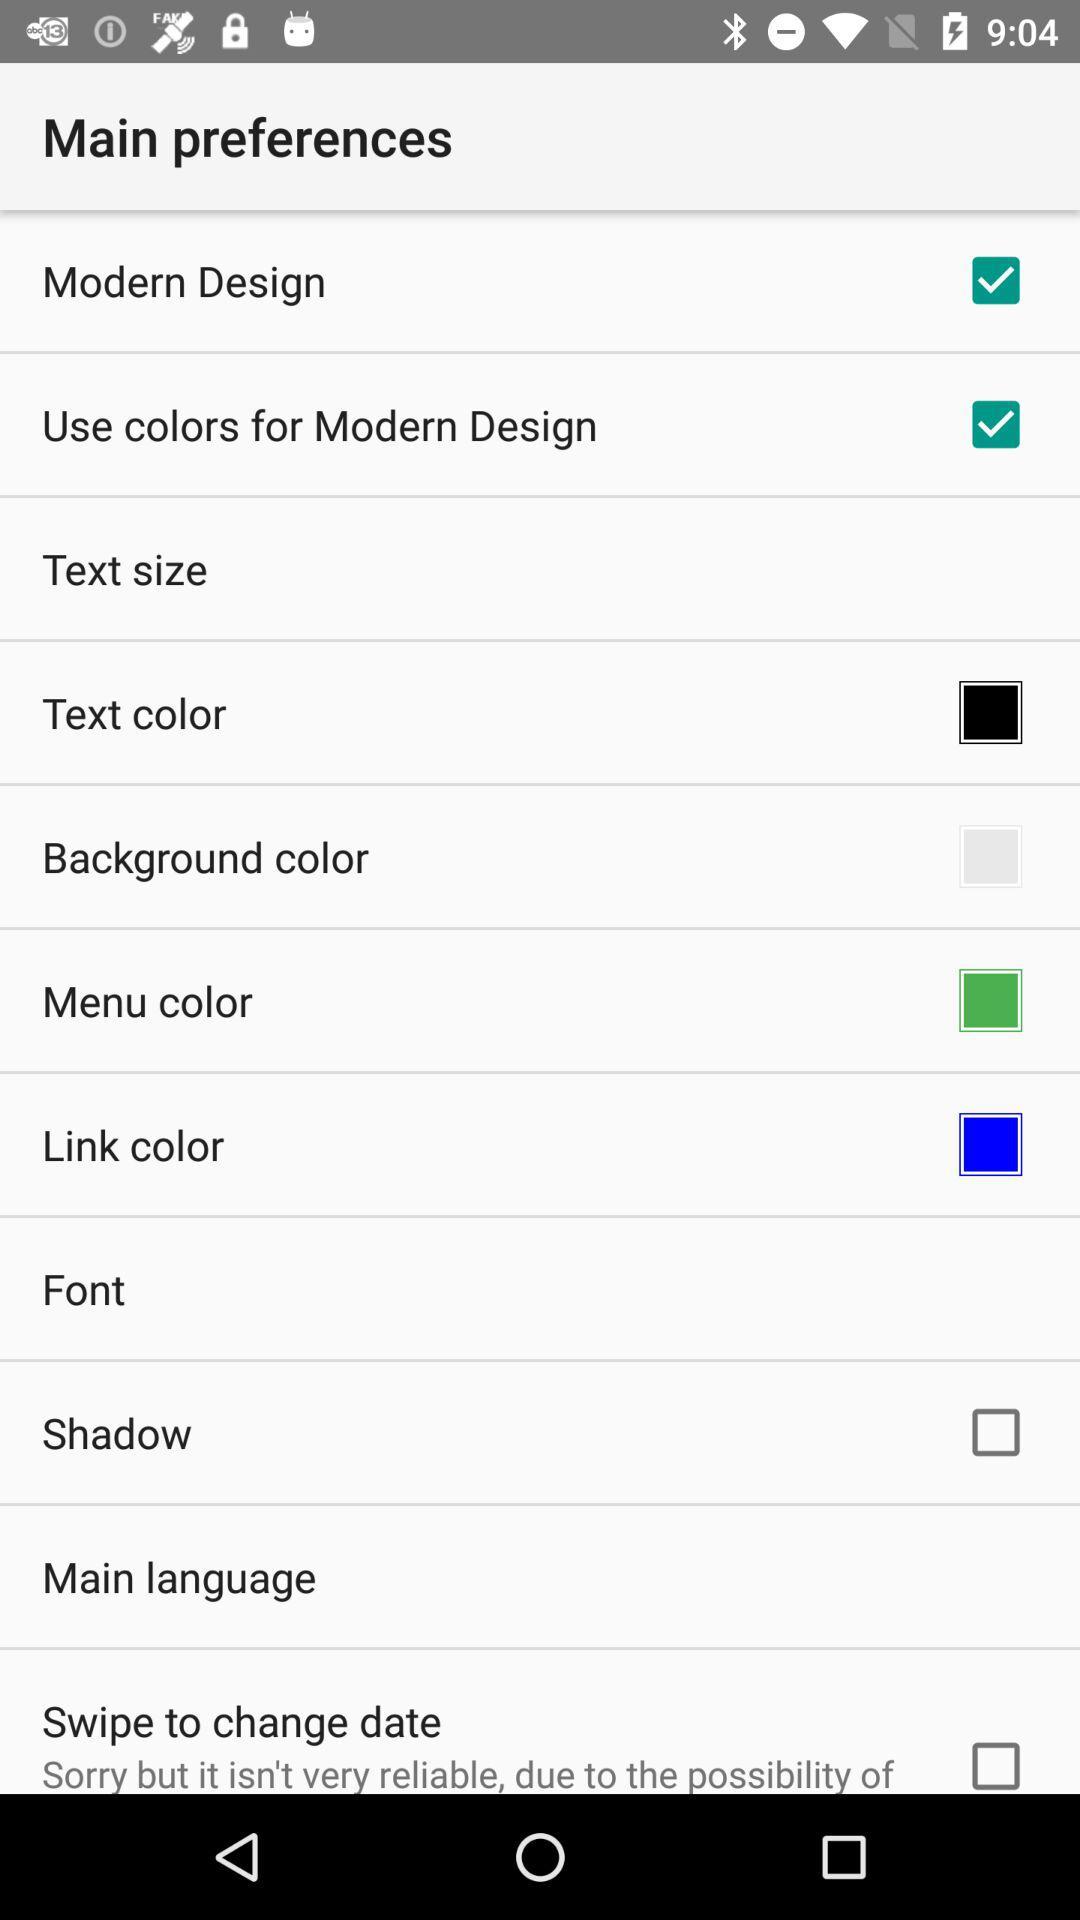 The height and width of the screenshot is (1920, 1080). What do you see at coordinates (240, 1719) in the screenshot?
I see `the icon below main language icon` at bounding box center [240, 1719].